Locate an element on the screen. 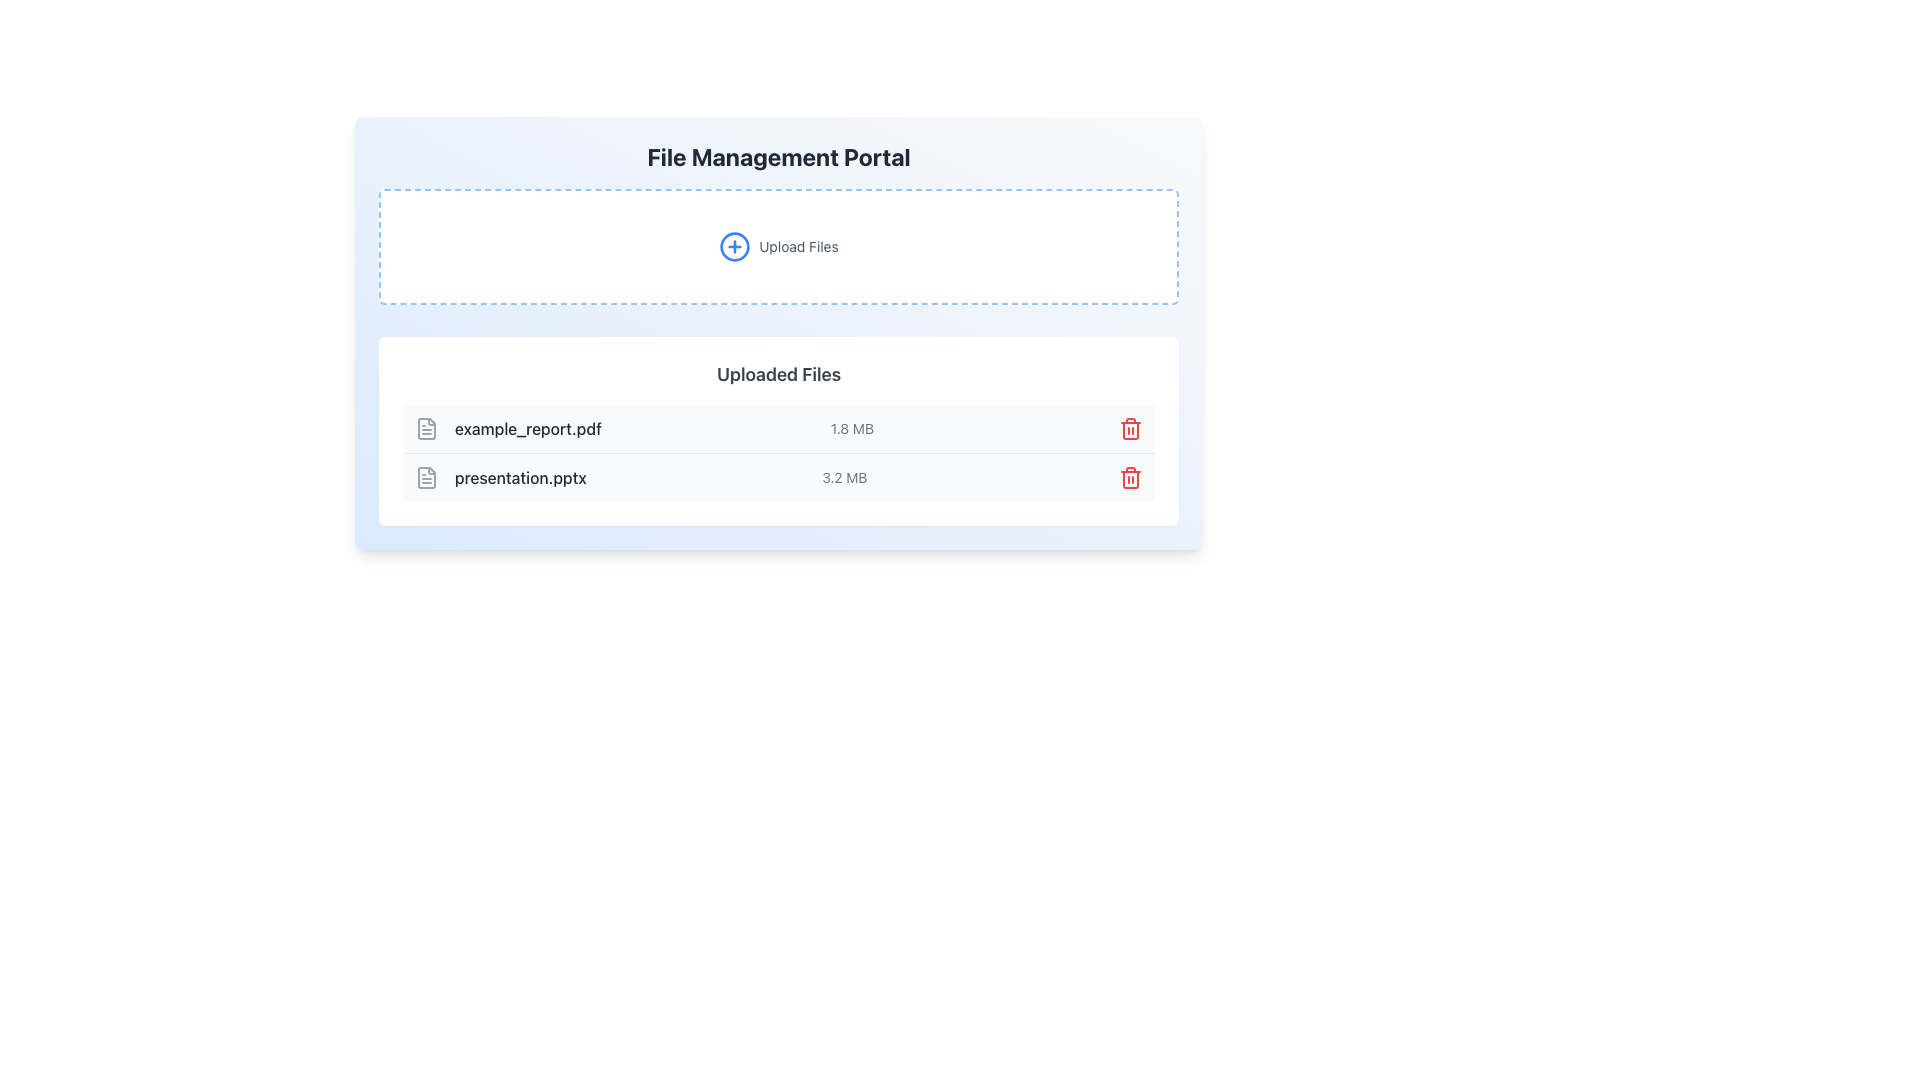 The height and width of the screenshot is (1080, 1920). the red trash bin icon button located on the far right of the 'example_report.pdf' file entry is located at coordinates (1131, 427).